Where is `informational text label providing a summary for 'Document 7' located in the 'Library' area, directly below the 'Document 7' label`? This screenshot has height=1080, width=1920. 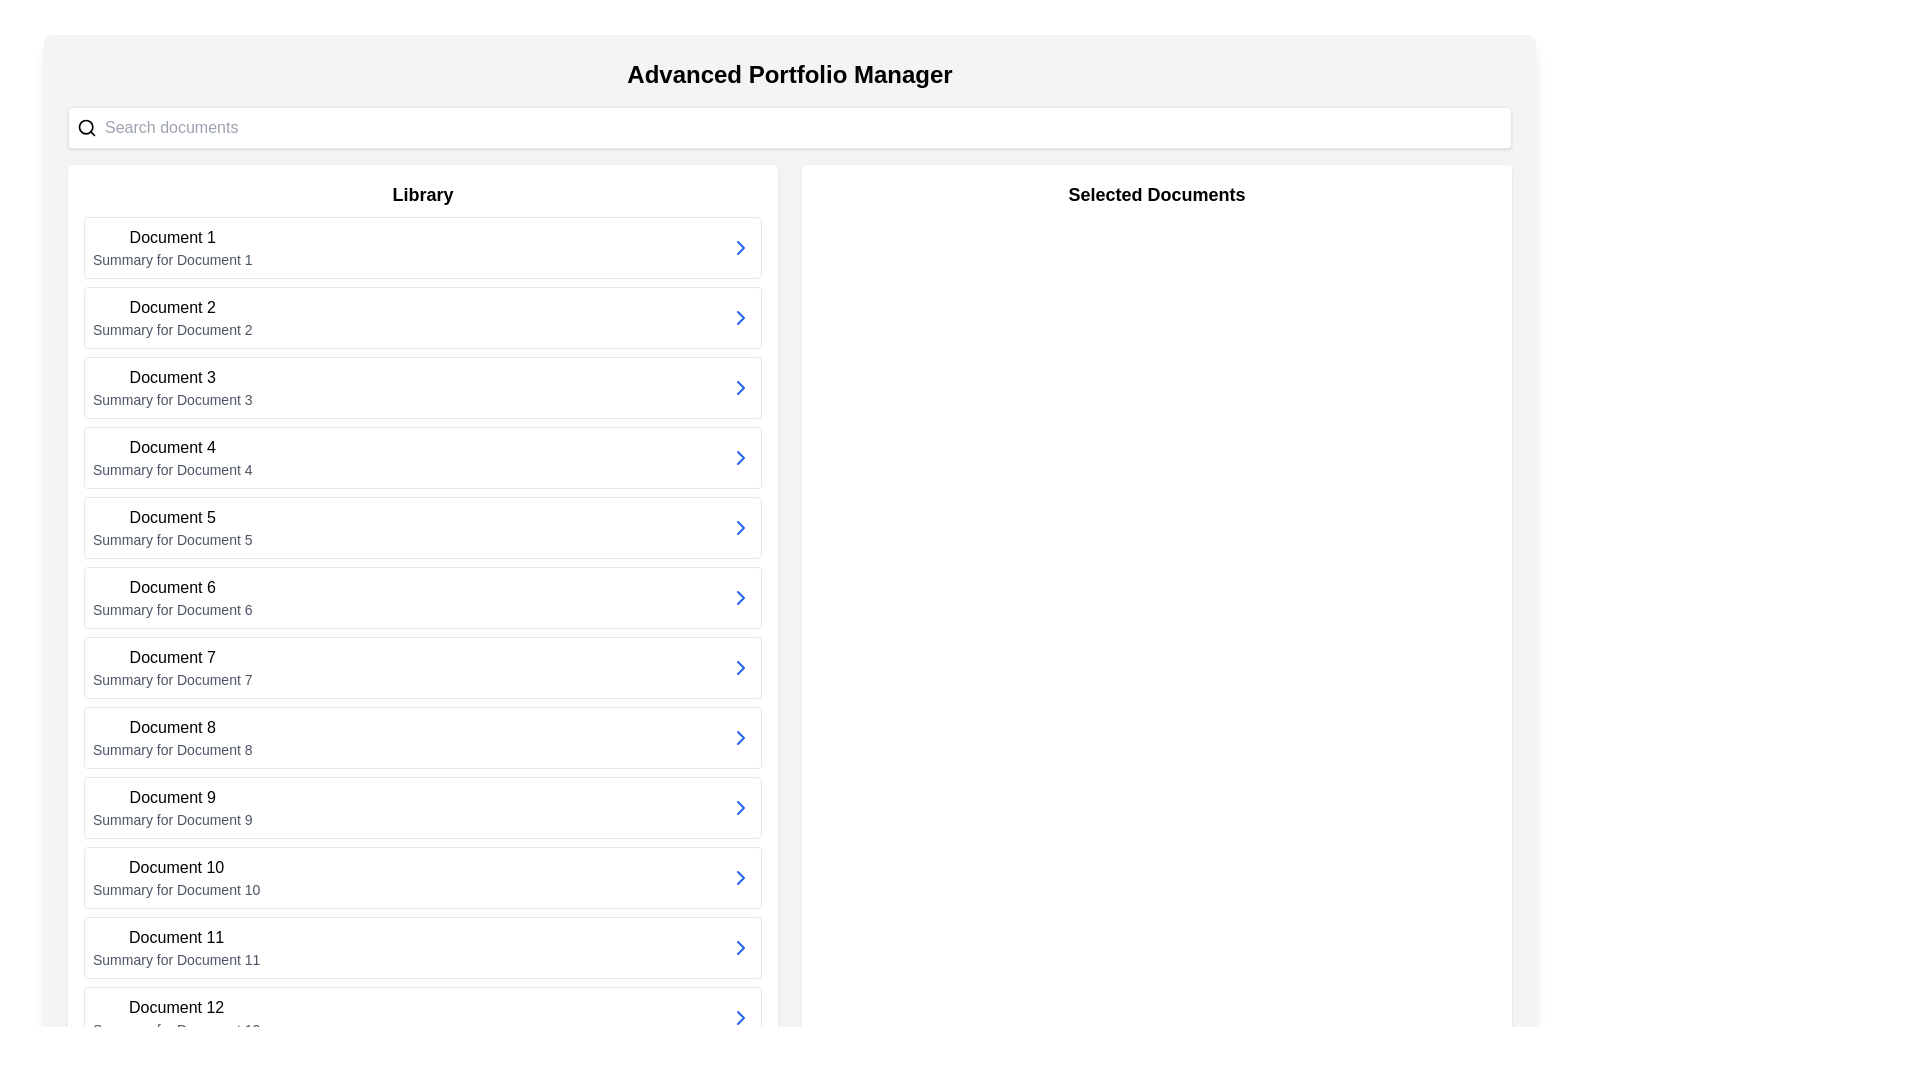 informational text label providing a summary for 'Document 7' located in the 'Library' area, directly below the 'Document 7' label is located at coordinates (172, 678).